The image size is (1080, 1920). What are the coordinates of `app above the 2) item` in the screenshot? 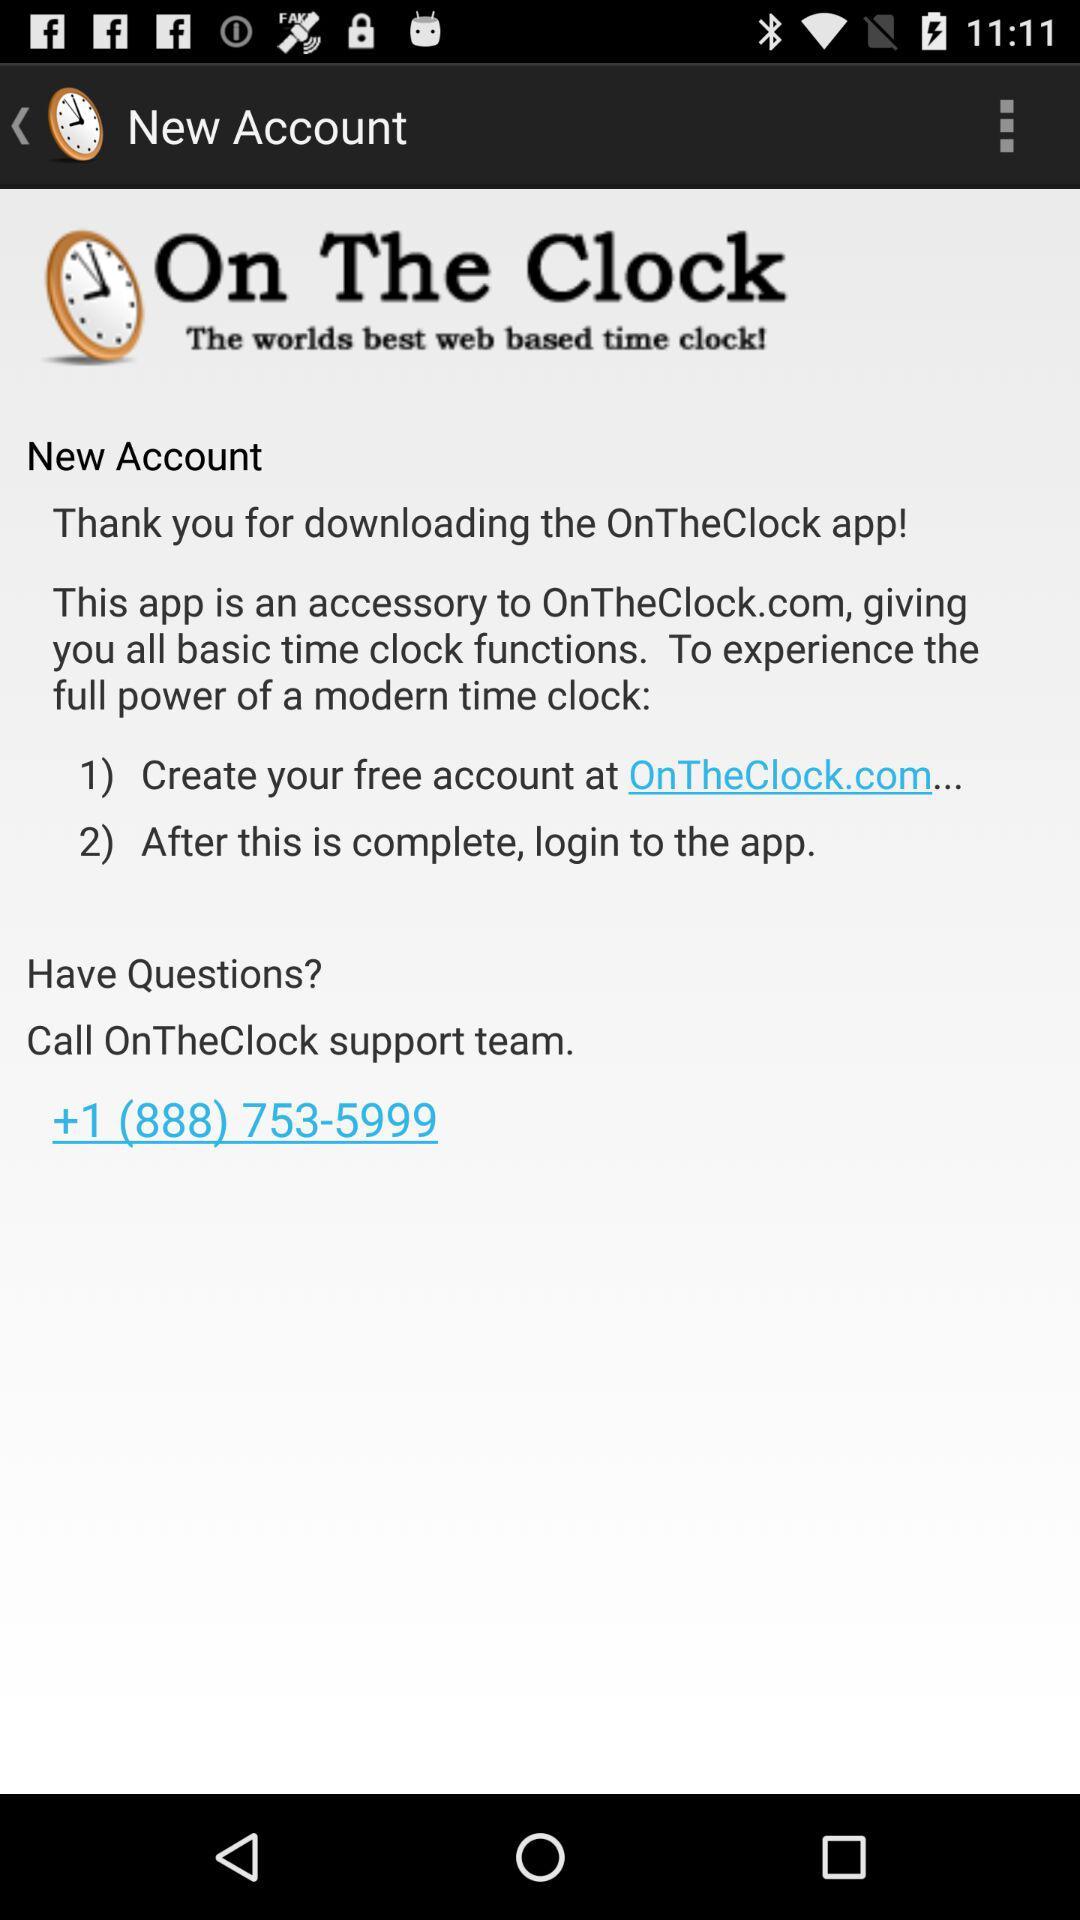 It's located at (538, 772).